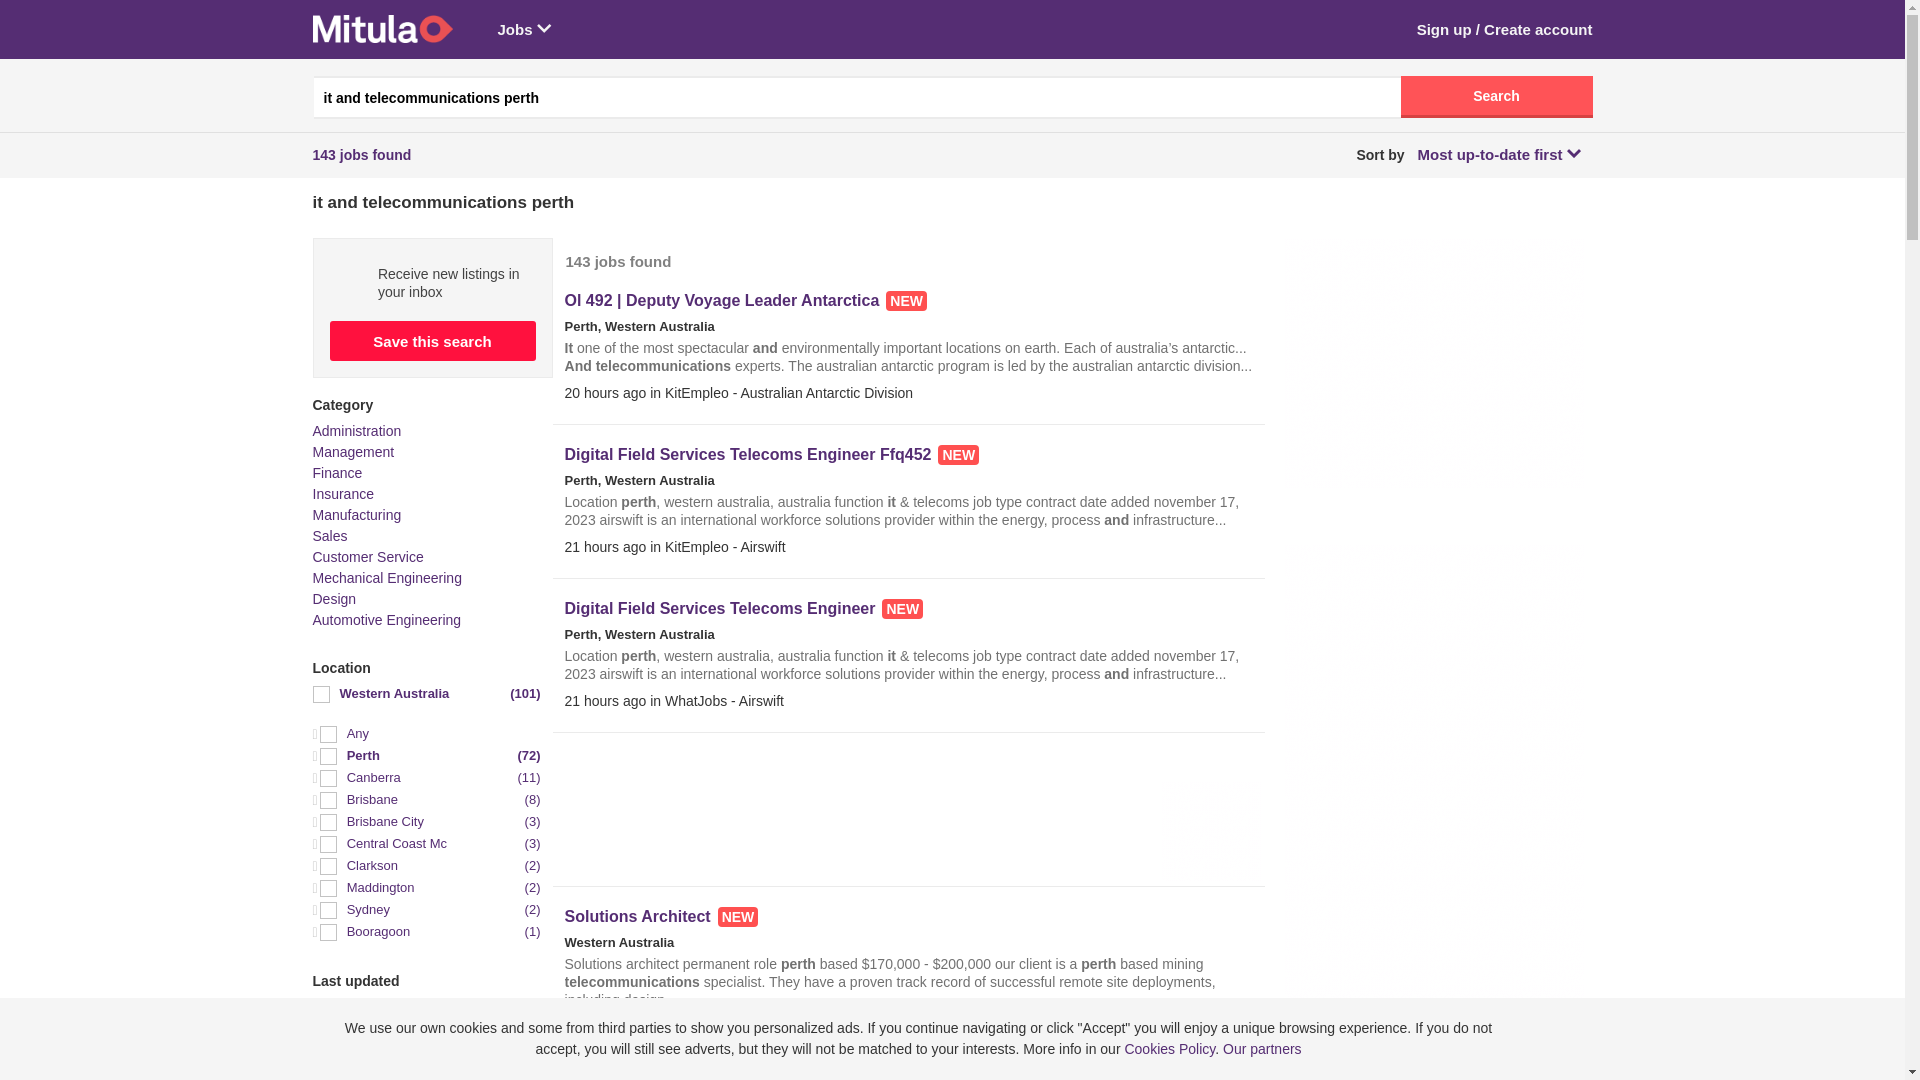 The height and width of the screenshot is (1080, 1920). What do you see at coordinates (367, 556) in the screenshot?
I see `'Customer Service'` at bounding box center [367, 556].